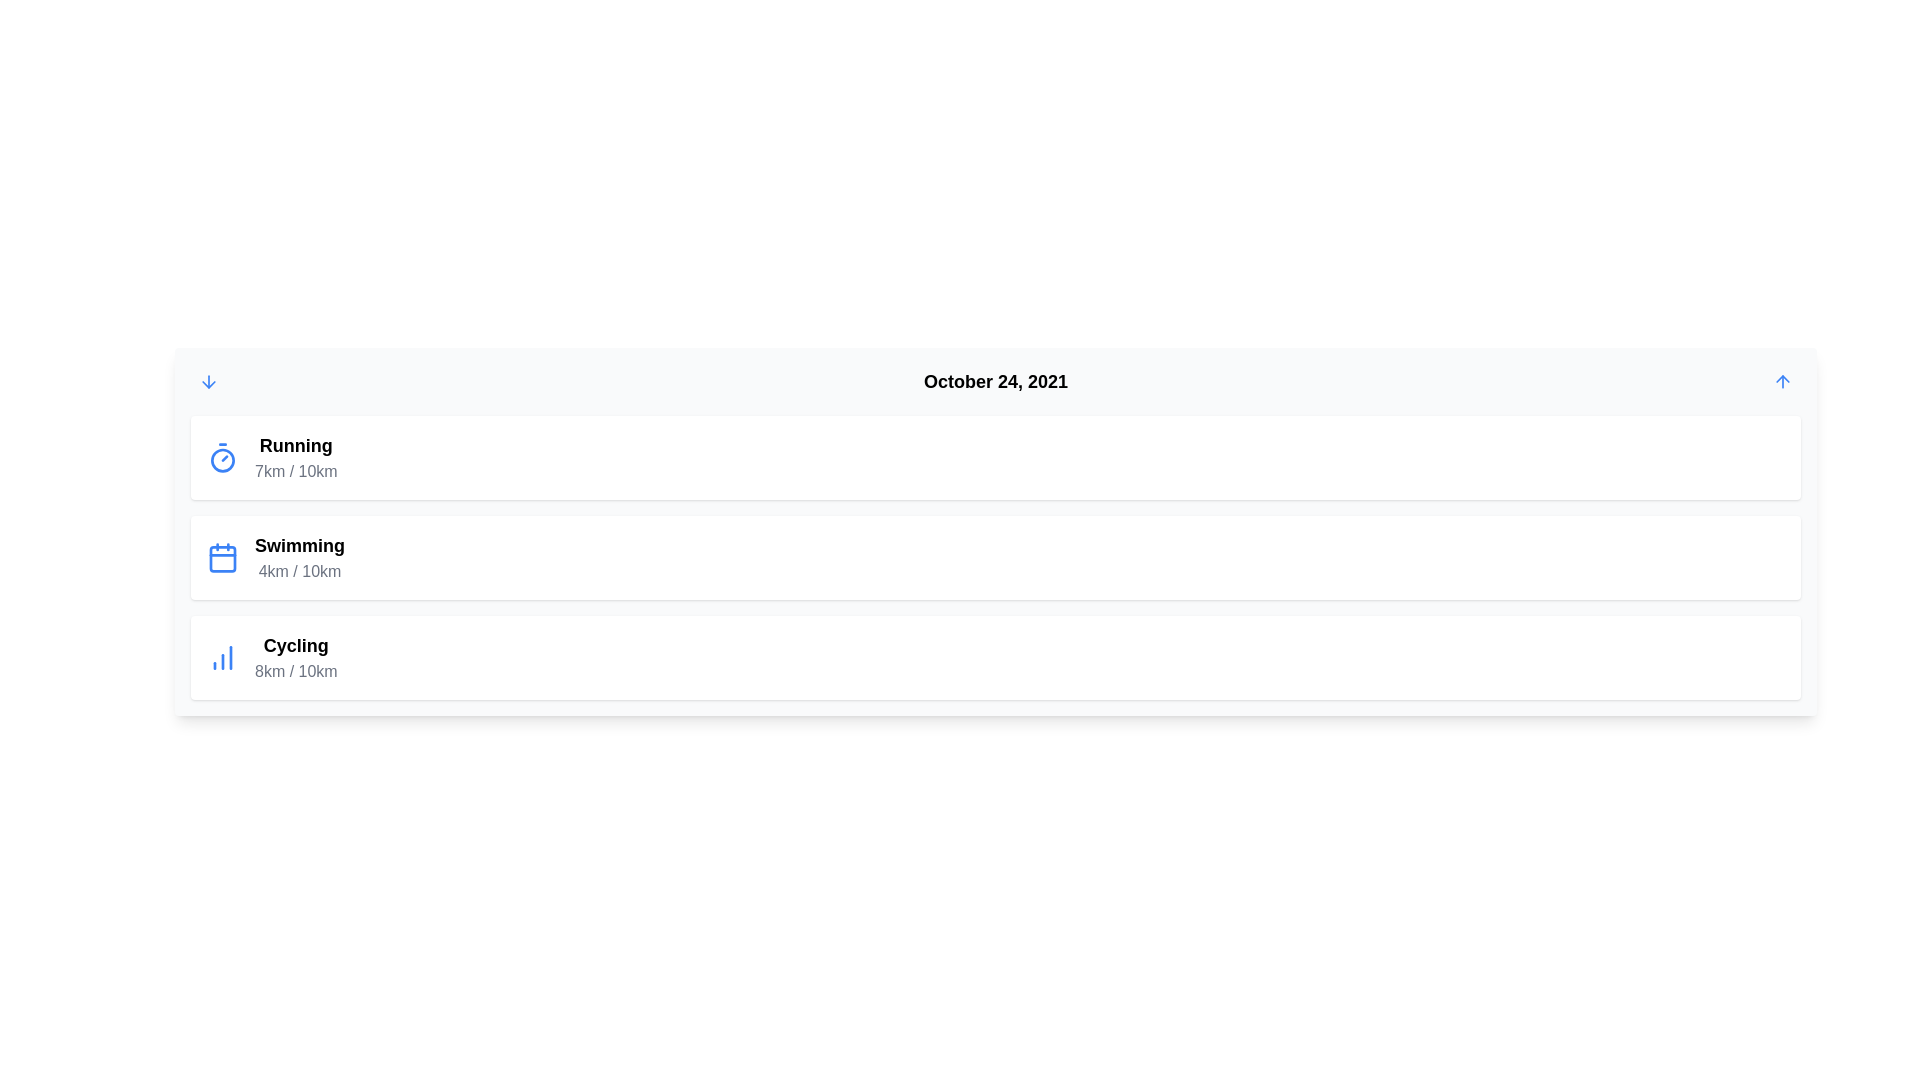 Image resolution: width=1920 pixels, height=1080 pixels. Describe the element at coordinates (295, 458) in the screenshot. I see `text displayed in the informational display which shows 'Running' and '7km / 10km' located at the first entry of the vertically stacked list` at that location.